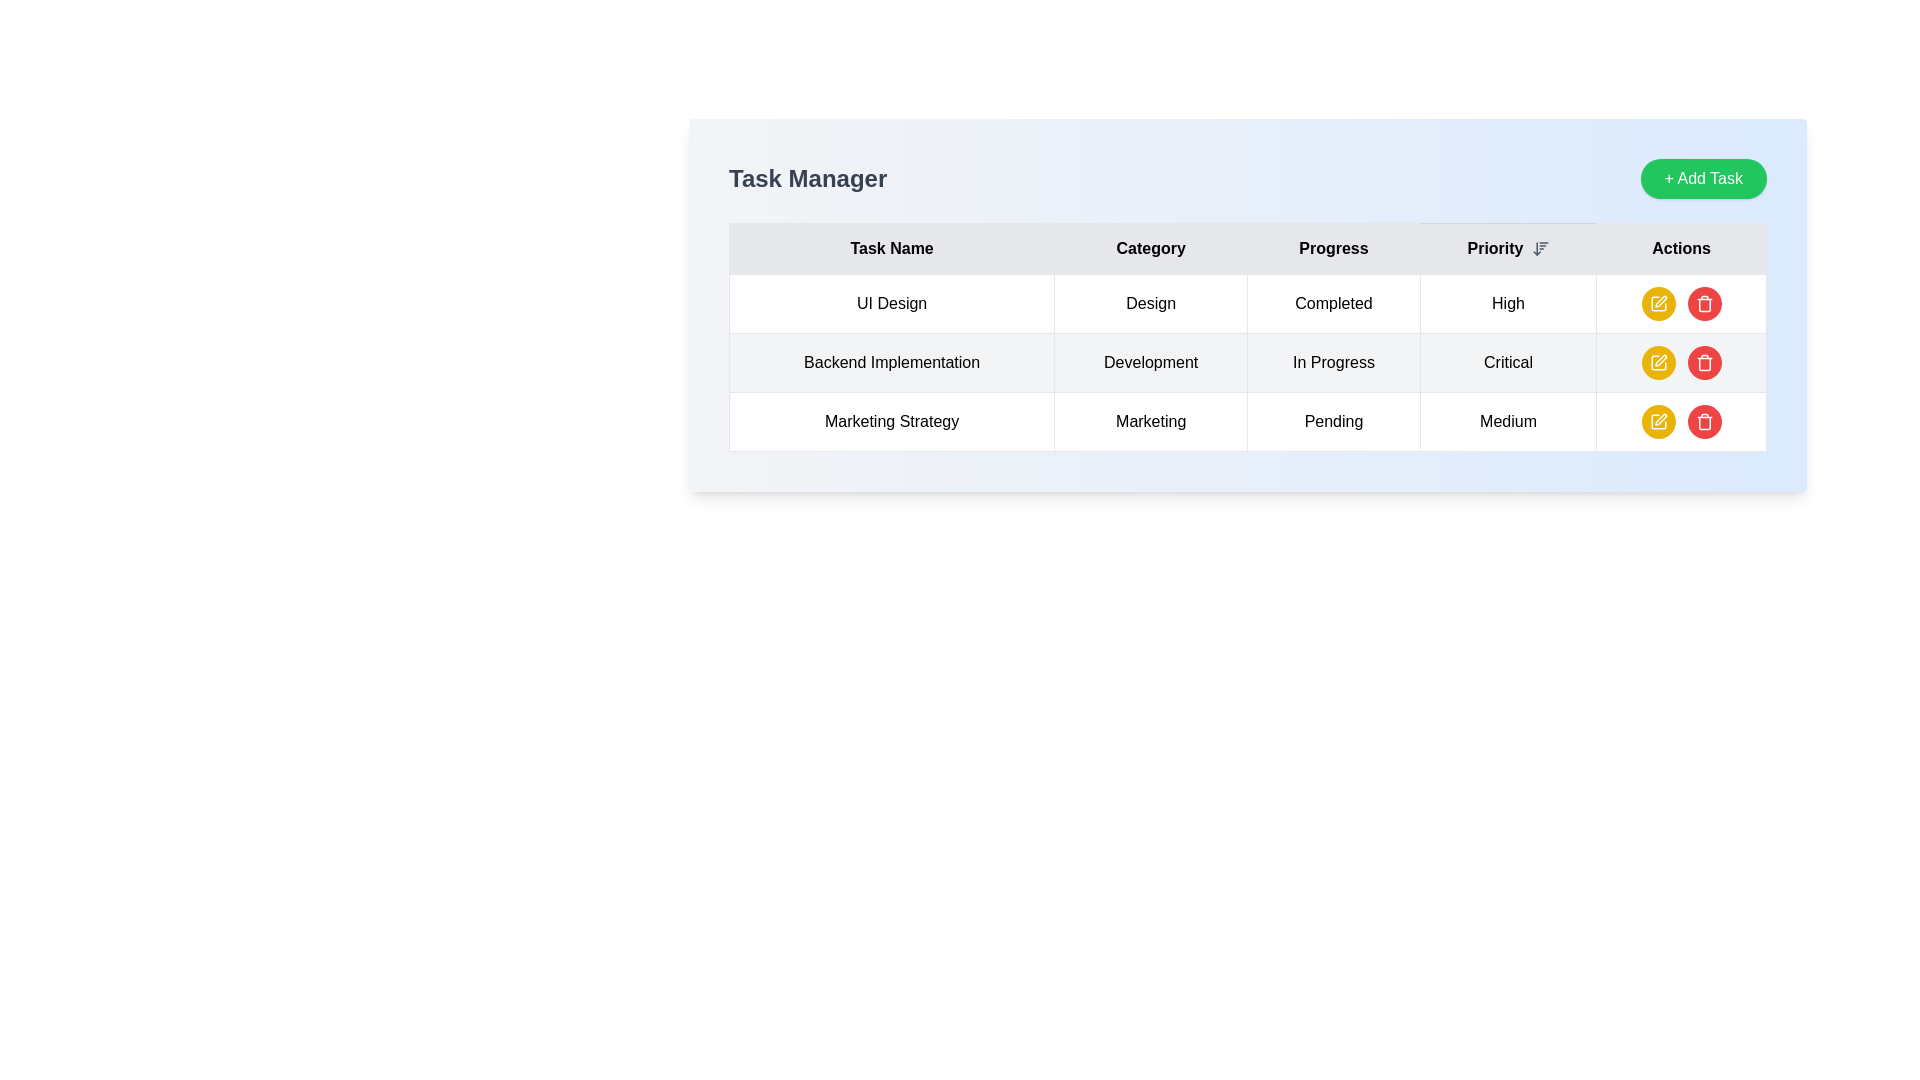  I want to click on the text display element that shows the task name 'Backend Implementation' located in the first column of the first row of the table, so click(891, 362).